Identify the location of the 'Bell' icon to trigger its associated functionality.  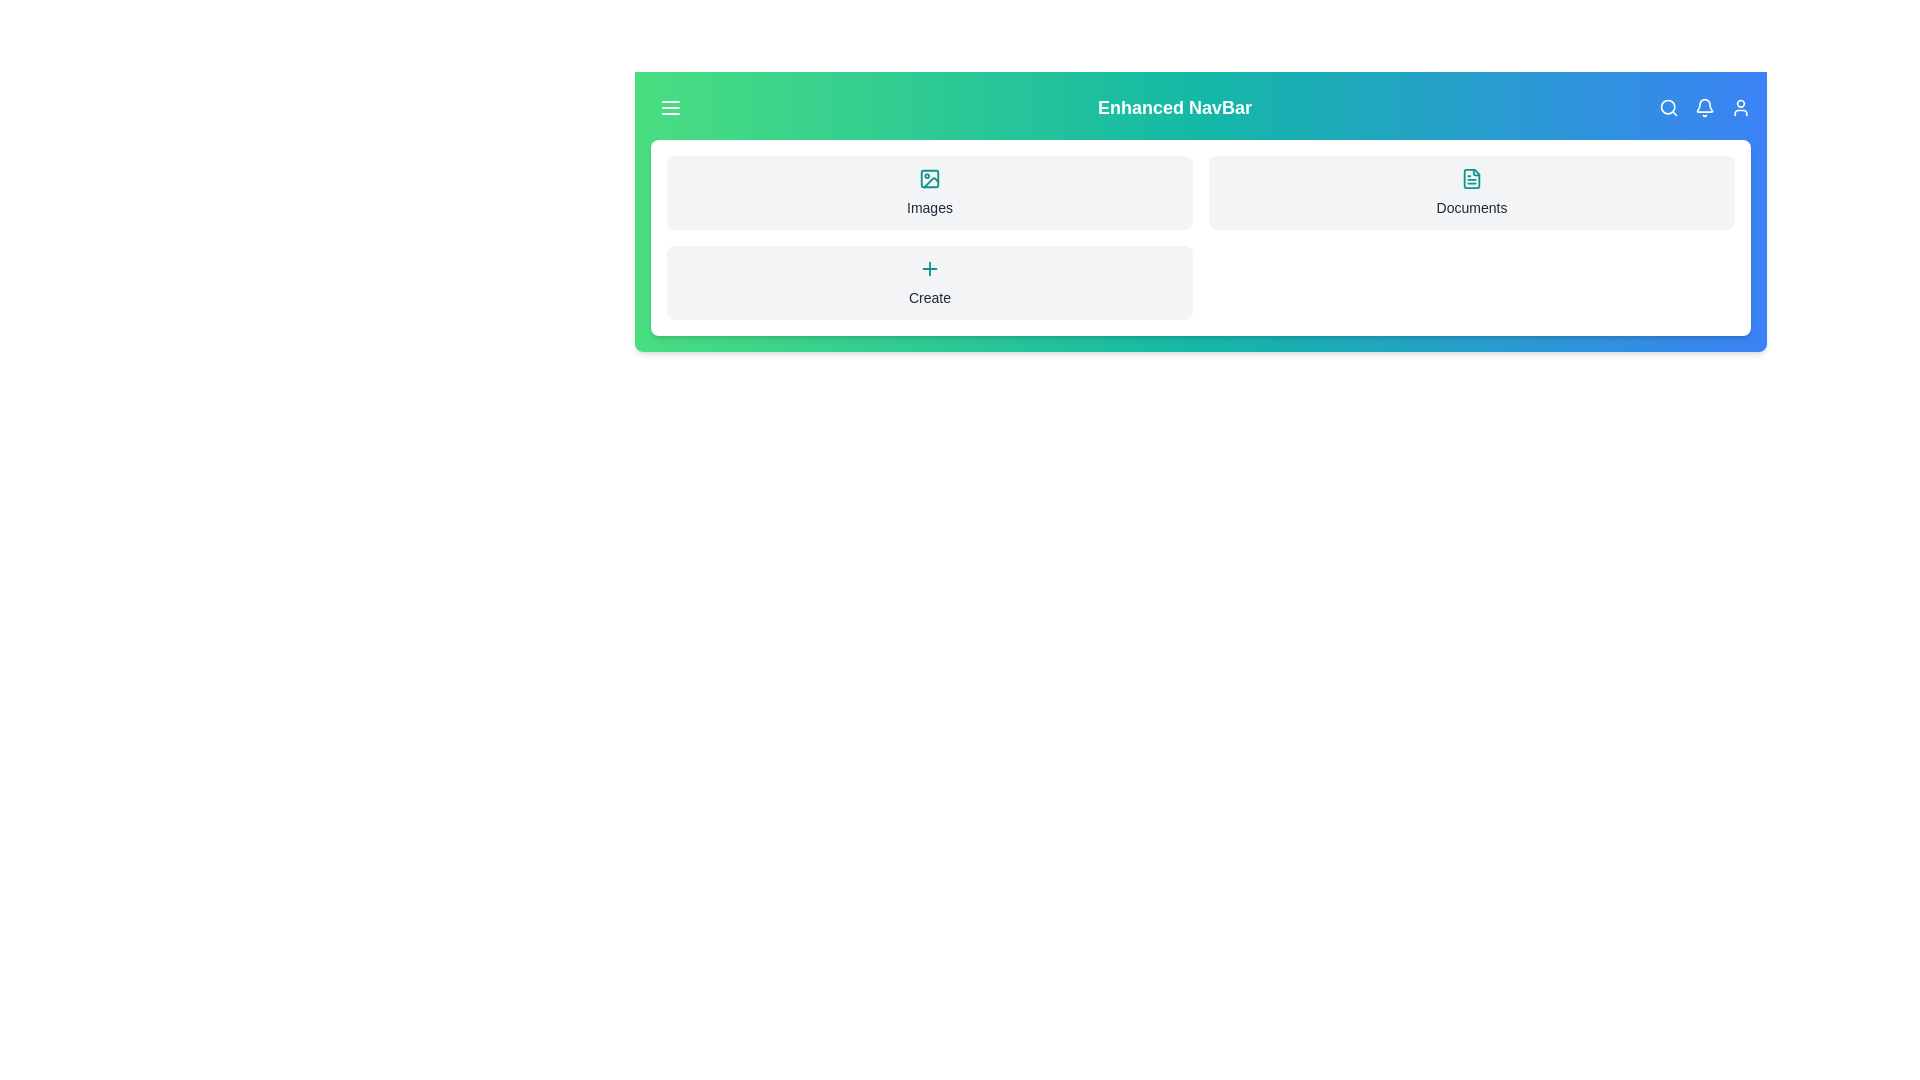
(1703, 108).